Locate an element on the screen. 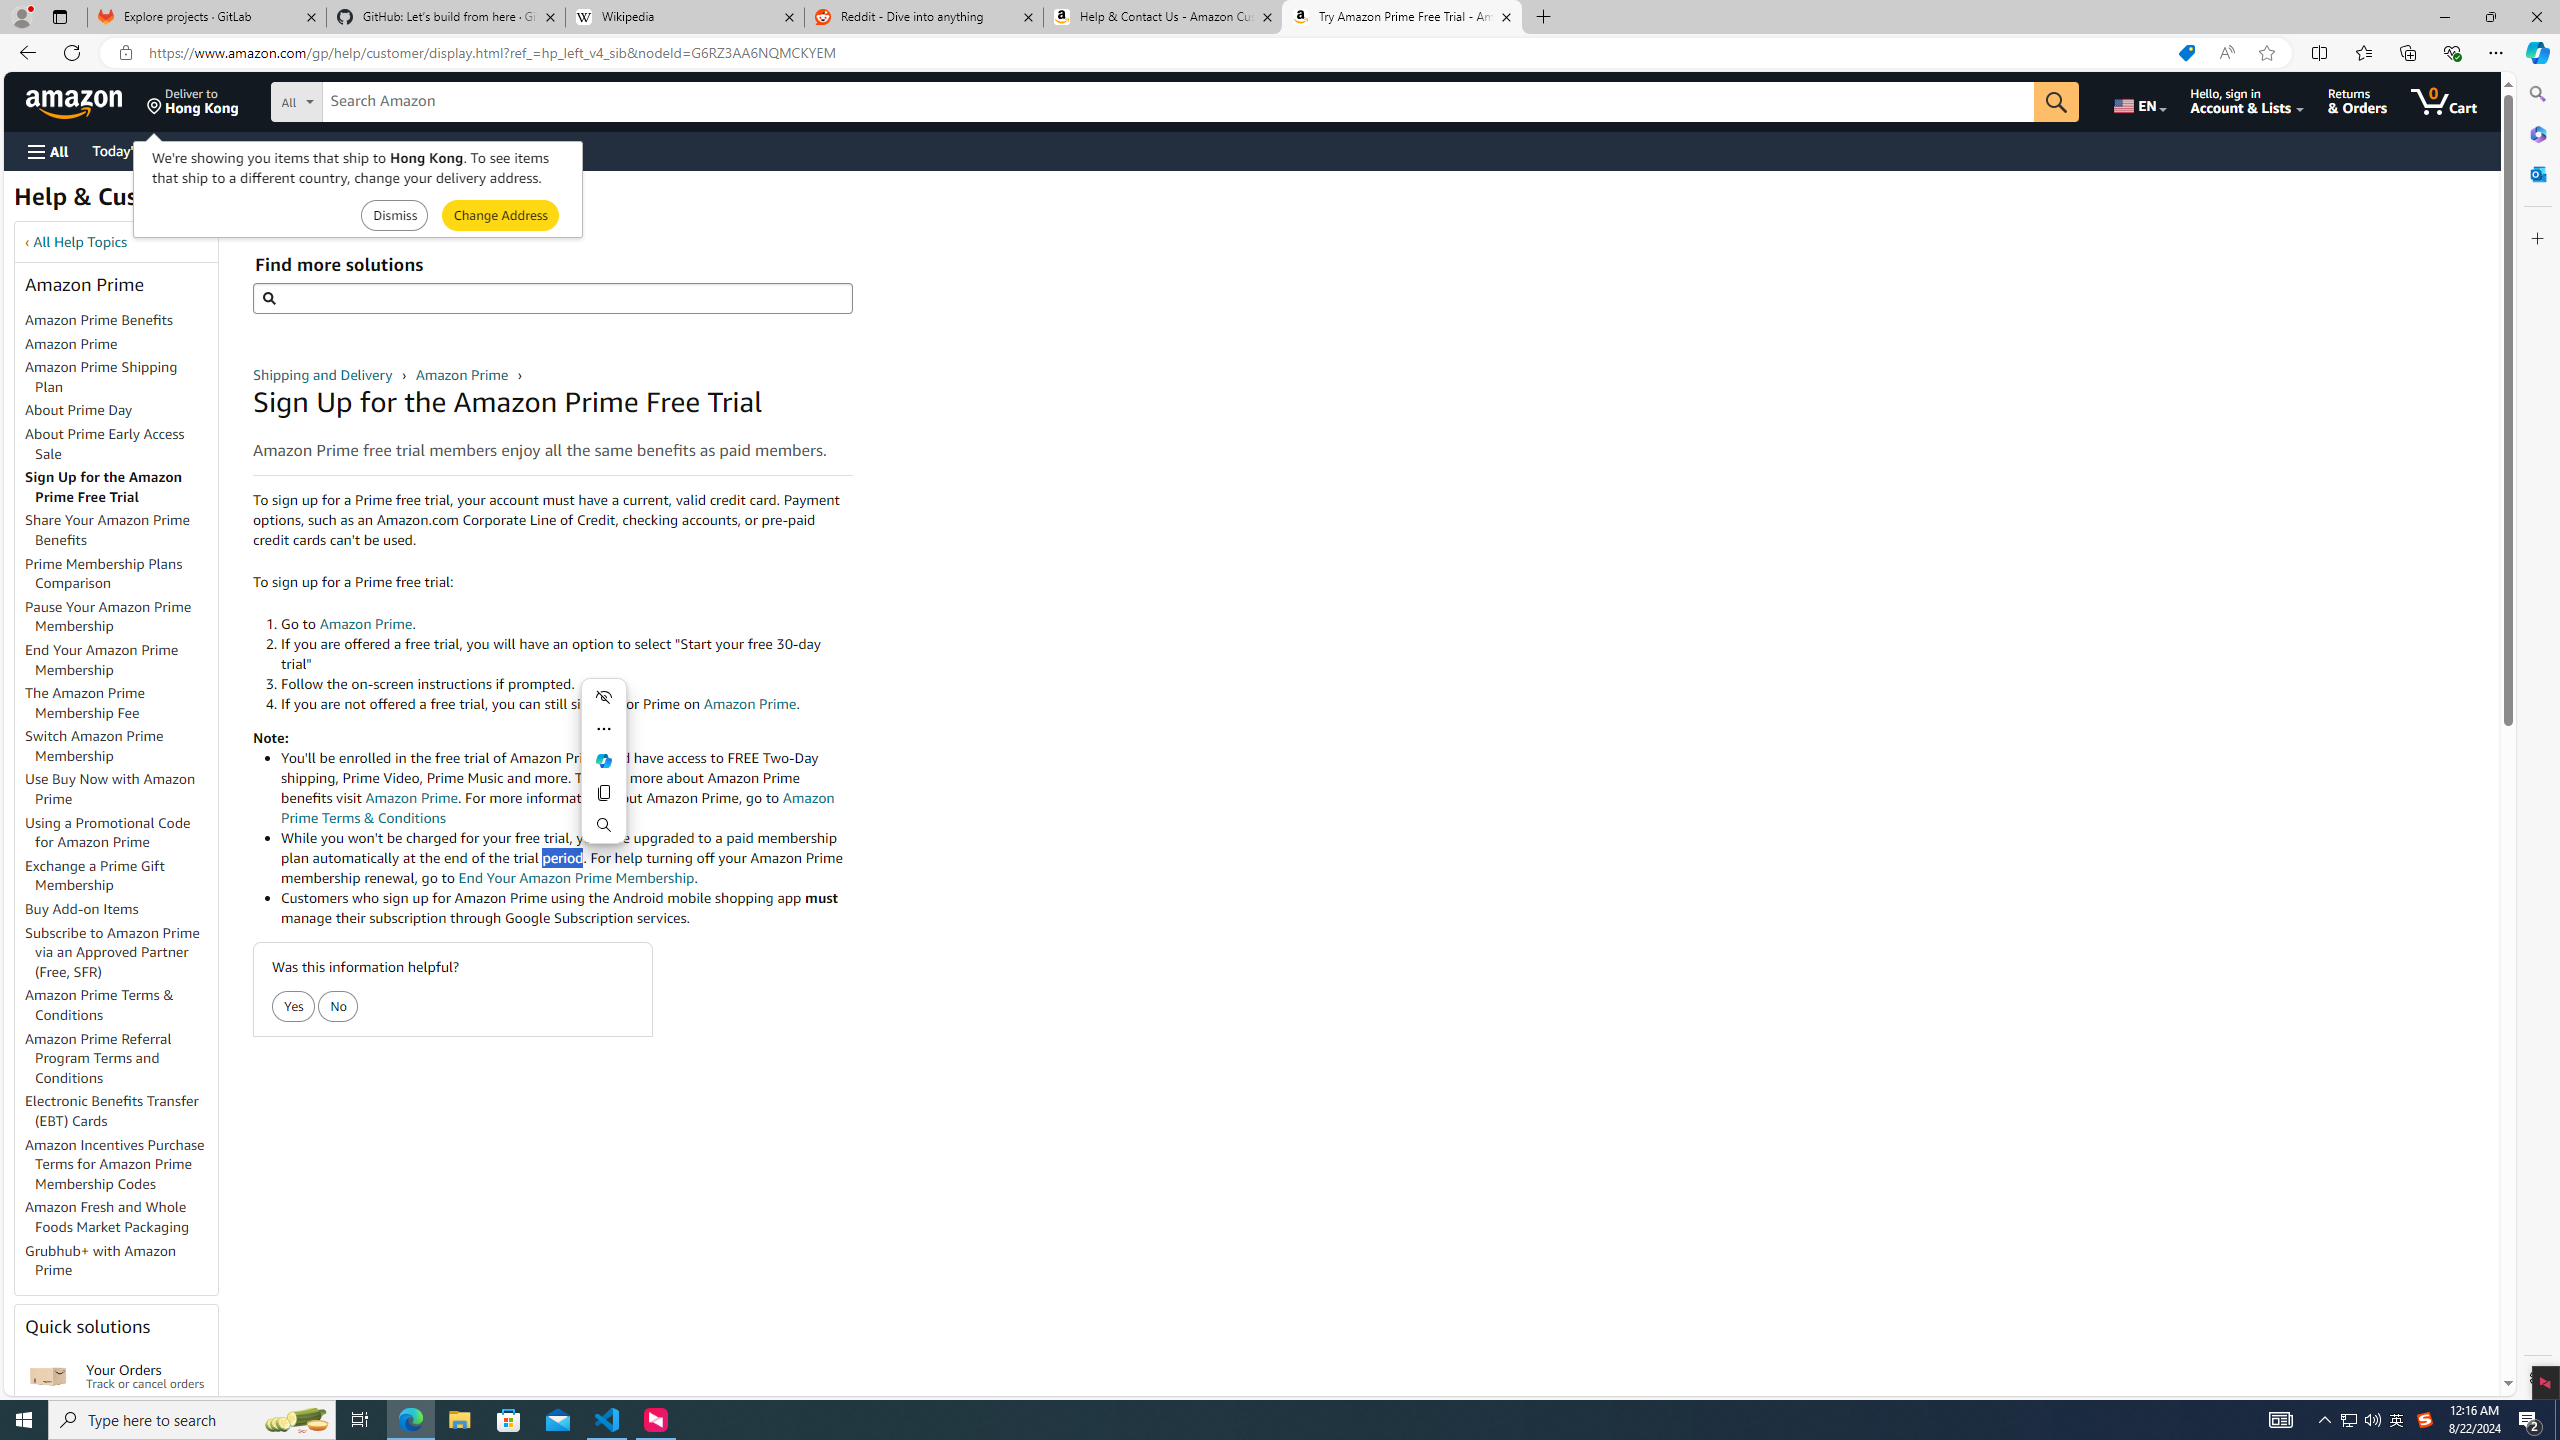 The width and height of the screenshot is (2560, 1440). 'Switch Amazon Prime Membership' is located at coordinates (121, 746).